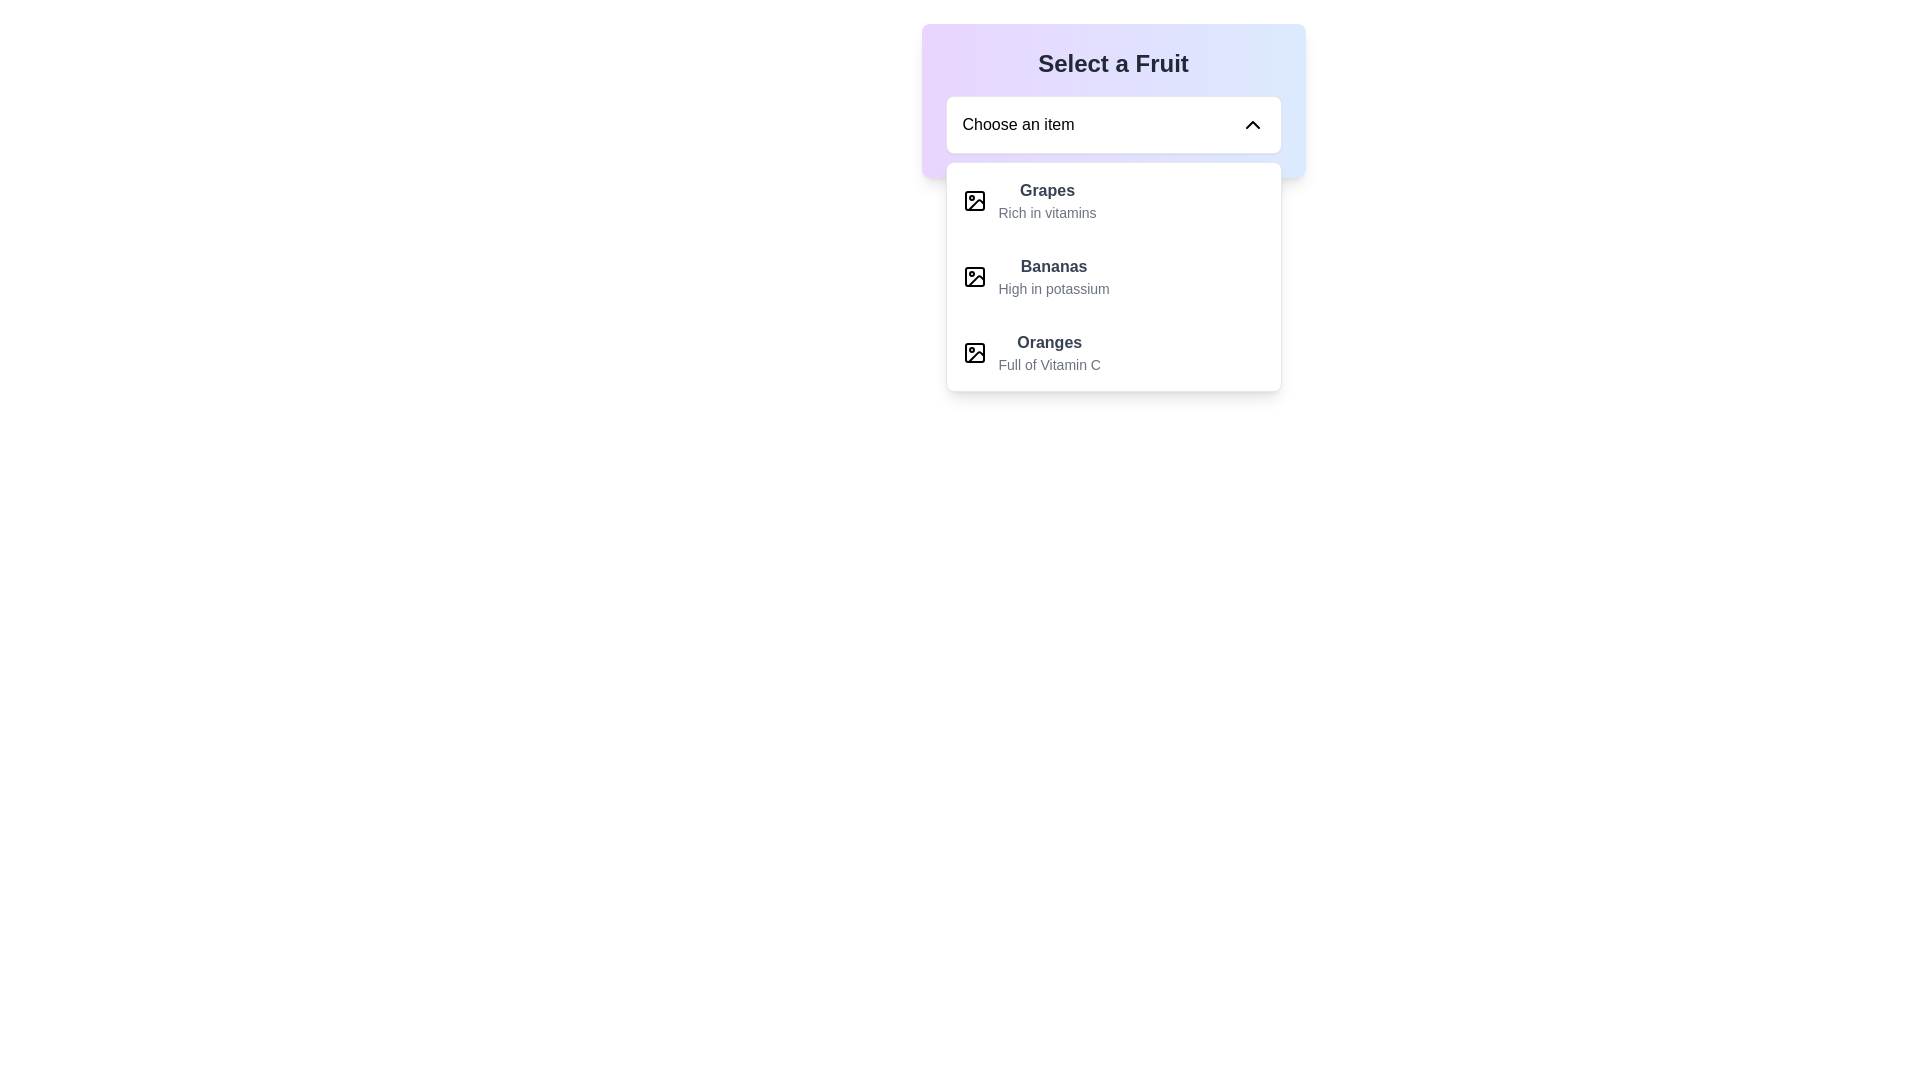 The image size is (1920, 1080). Describe the element at coordinates (1053, 277) in the screenshot. I see `to select the 'Bananas' menu item, which appears as the second item in the dropdown list under 'Select a Fruit'` at that location.